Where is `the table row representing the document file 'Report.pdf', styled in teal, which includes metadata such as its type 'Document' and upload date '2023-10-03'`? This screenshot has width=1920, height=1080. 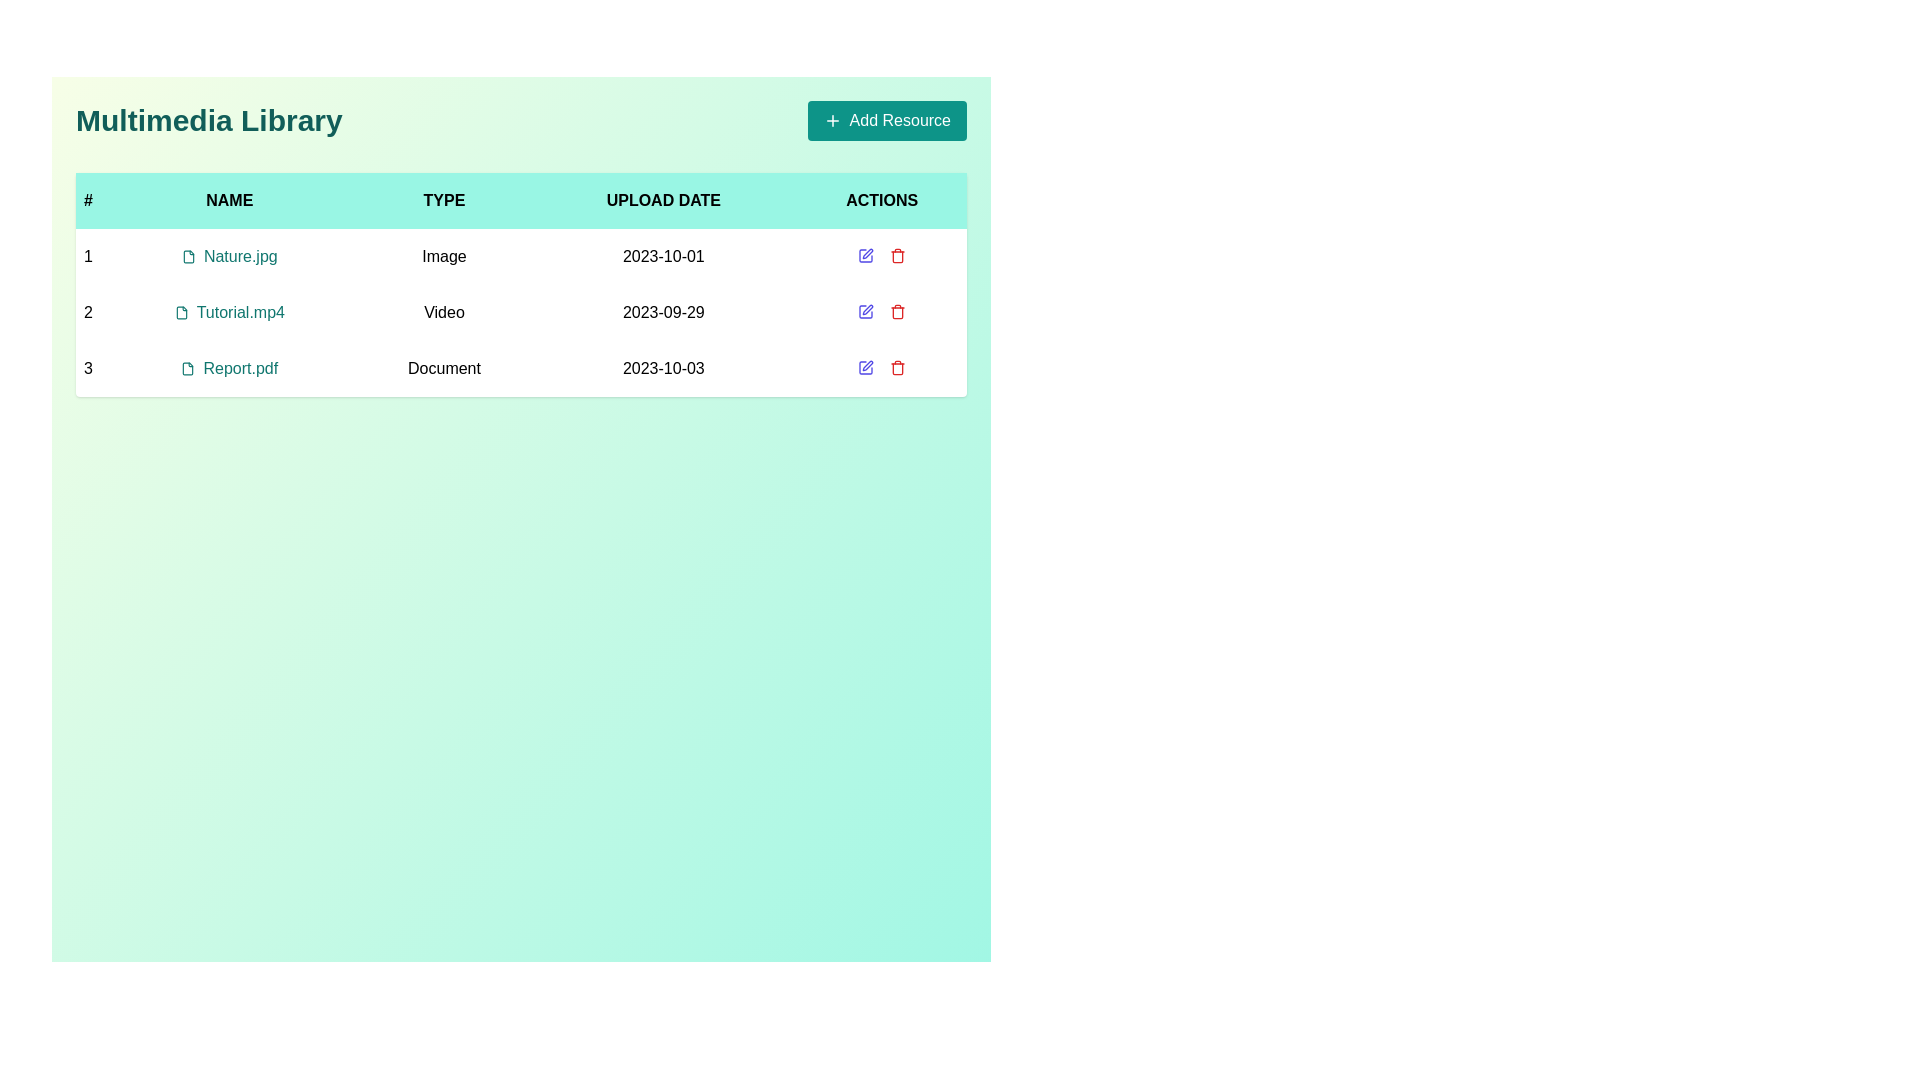
the table row representing the document file 'Report.pdf', styled in teal, which includes metadata such as its type 'Document' and upload date '2023-10-03' is located at coordinates (521, 369).